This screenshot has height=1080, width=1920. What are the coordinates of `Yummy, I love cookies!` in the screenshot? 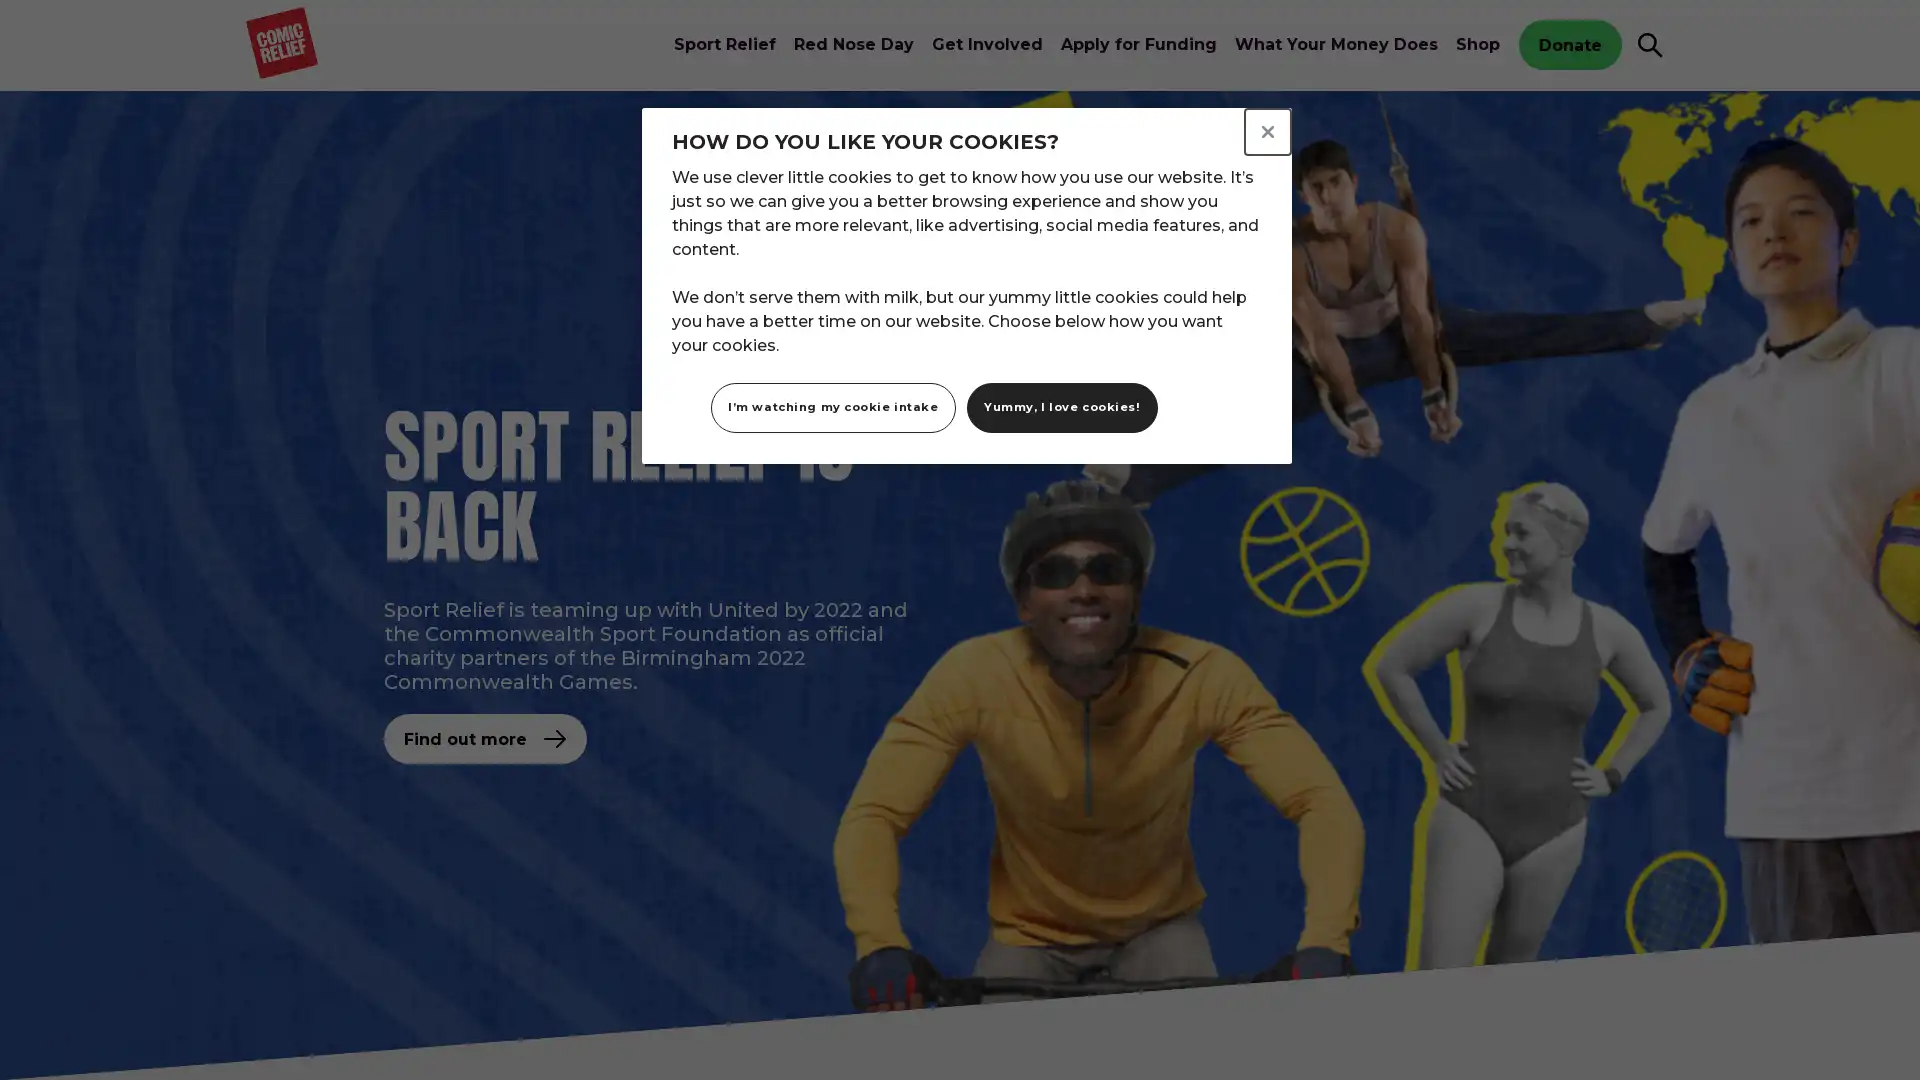 It's located at (1060, 406).